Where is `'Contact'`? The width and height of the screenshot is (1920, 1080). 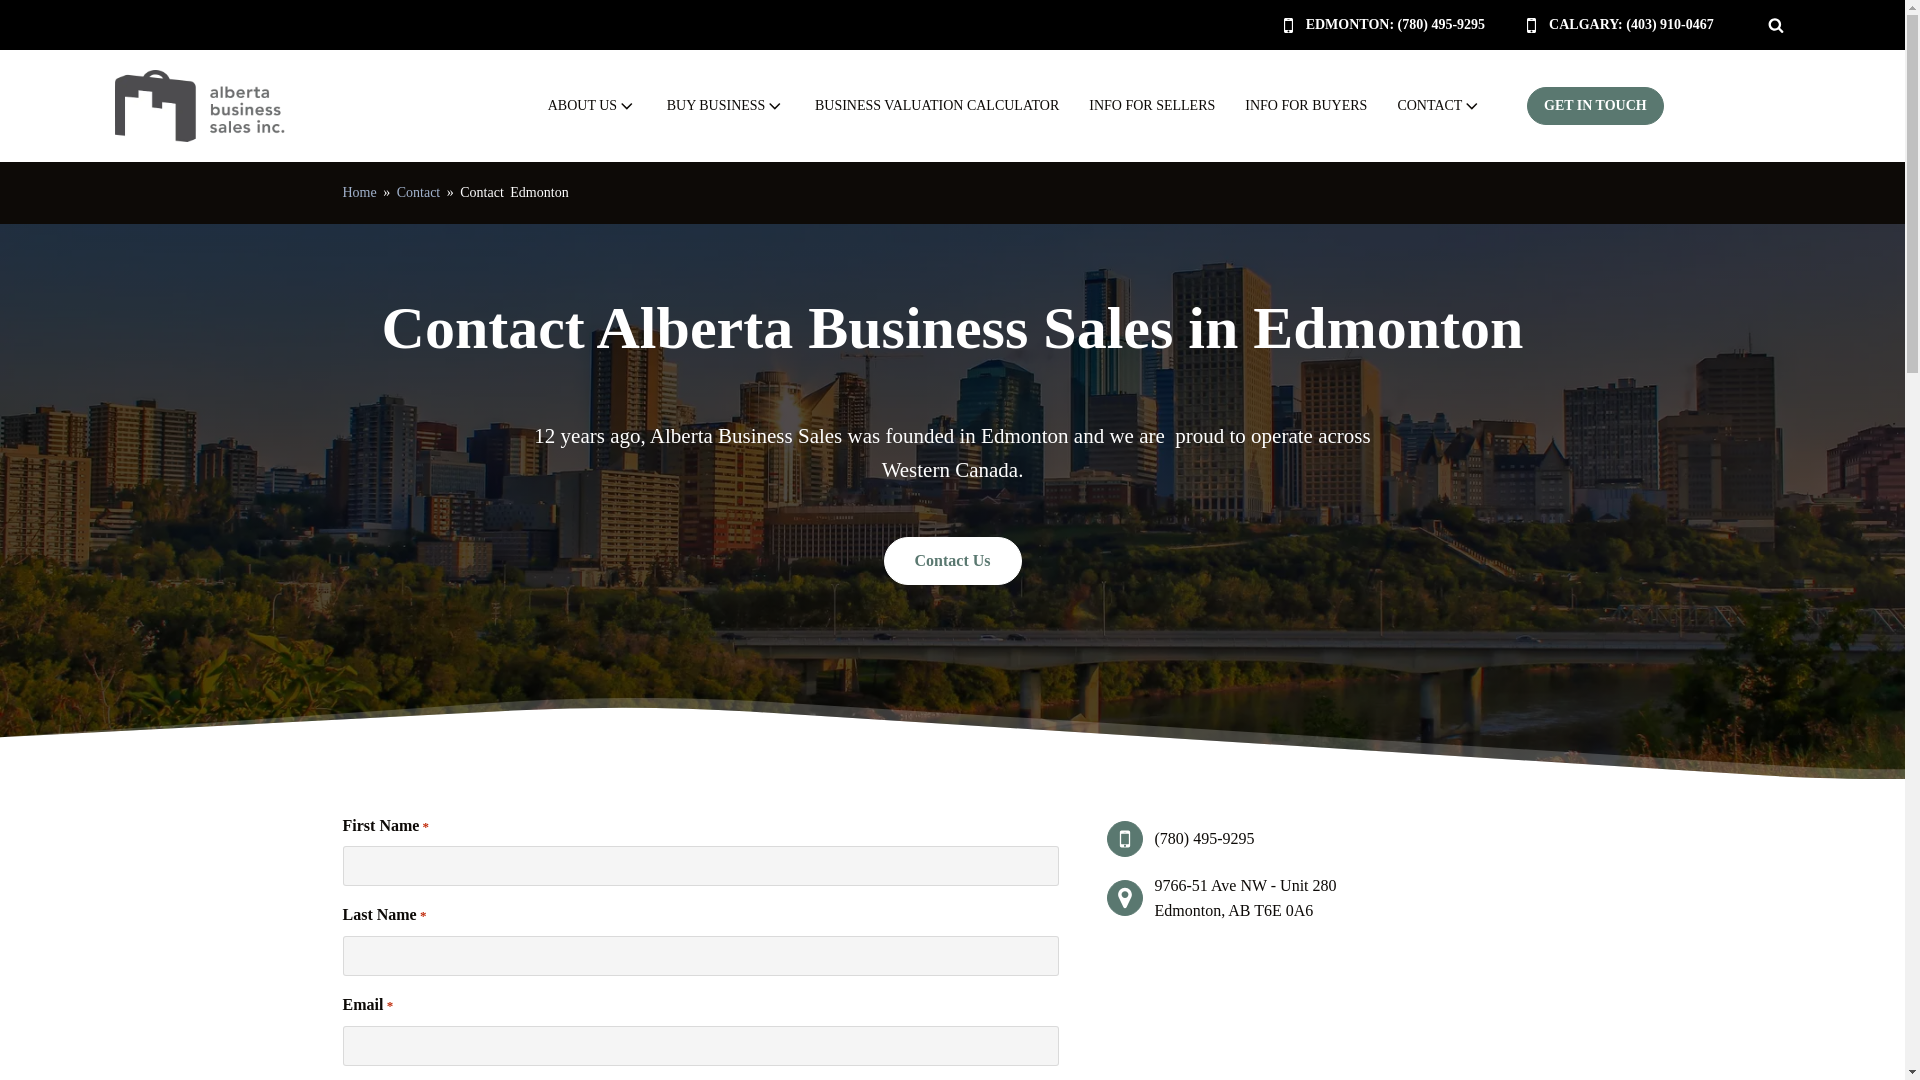 'Contact' is located at coordinates (417, 192).